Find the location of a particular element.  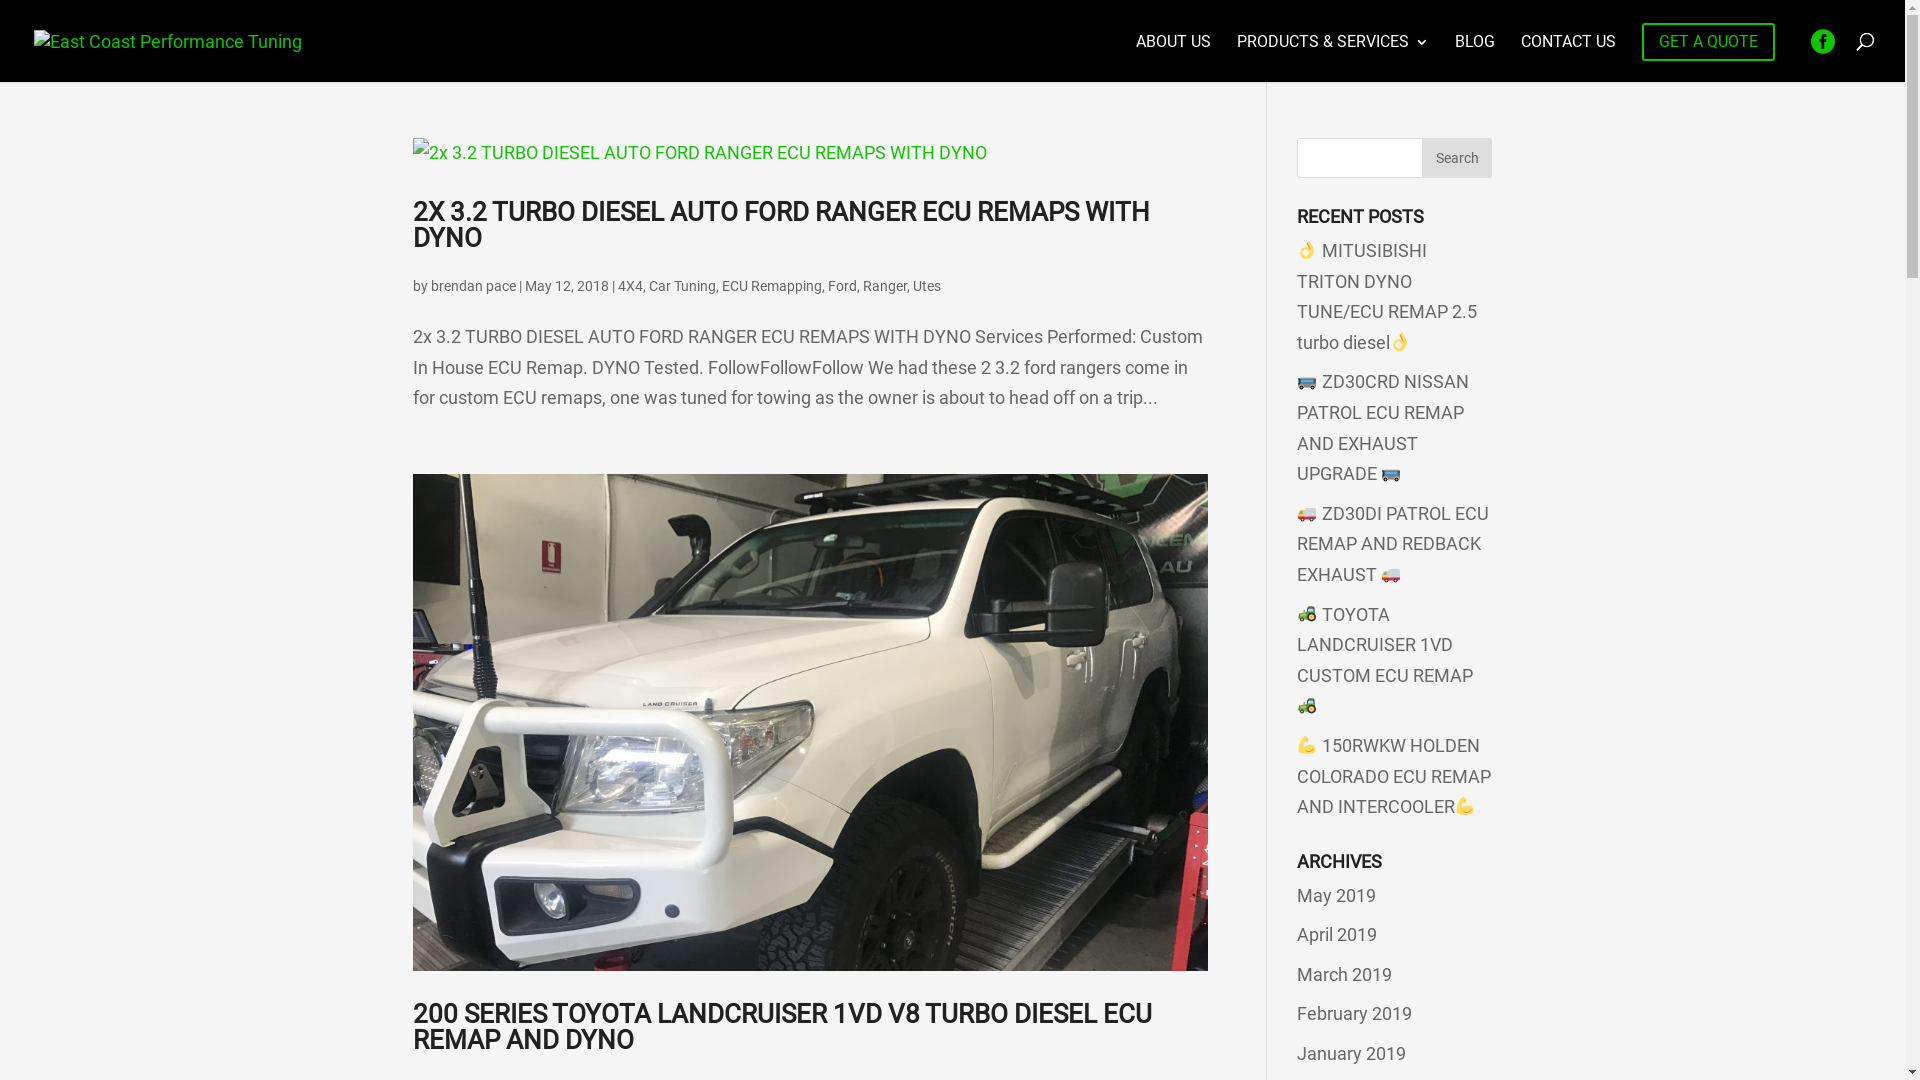

'Car Tuning' is located at coordinates (681, 285).